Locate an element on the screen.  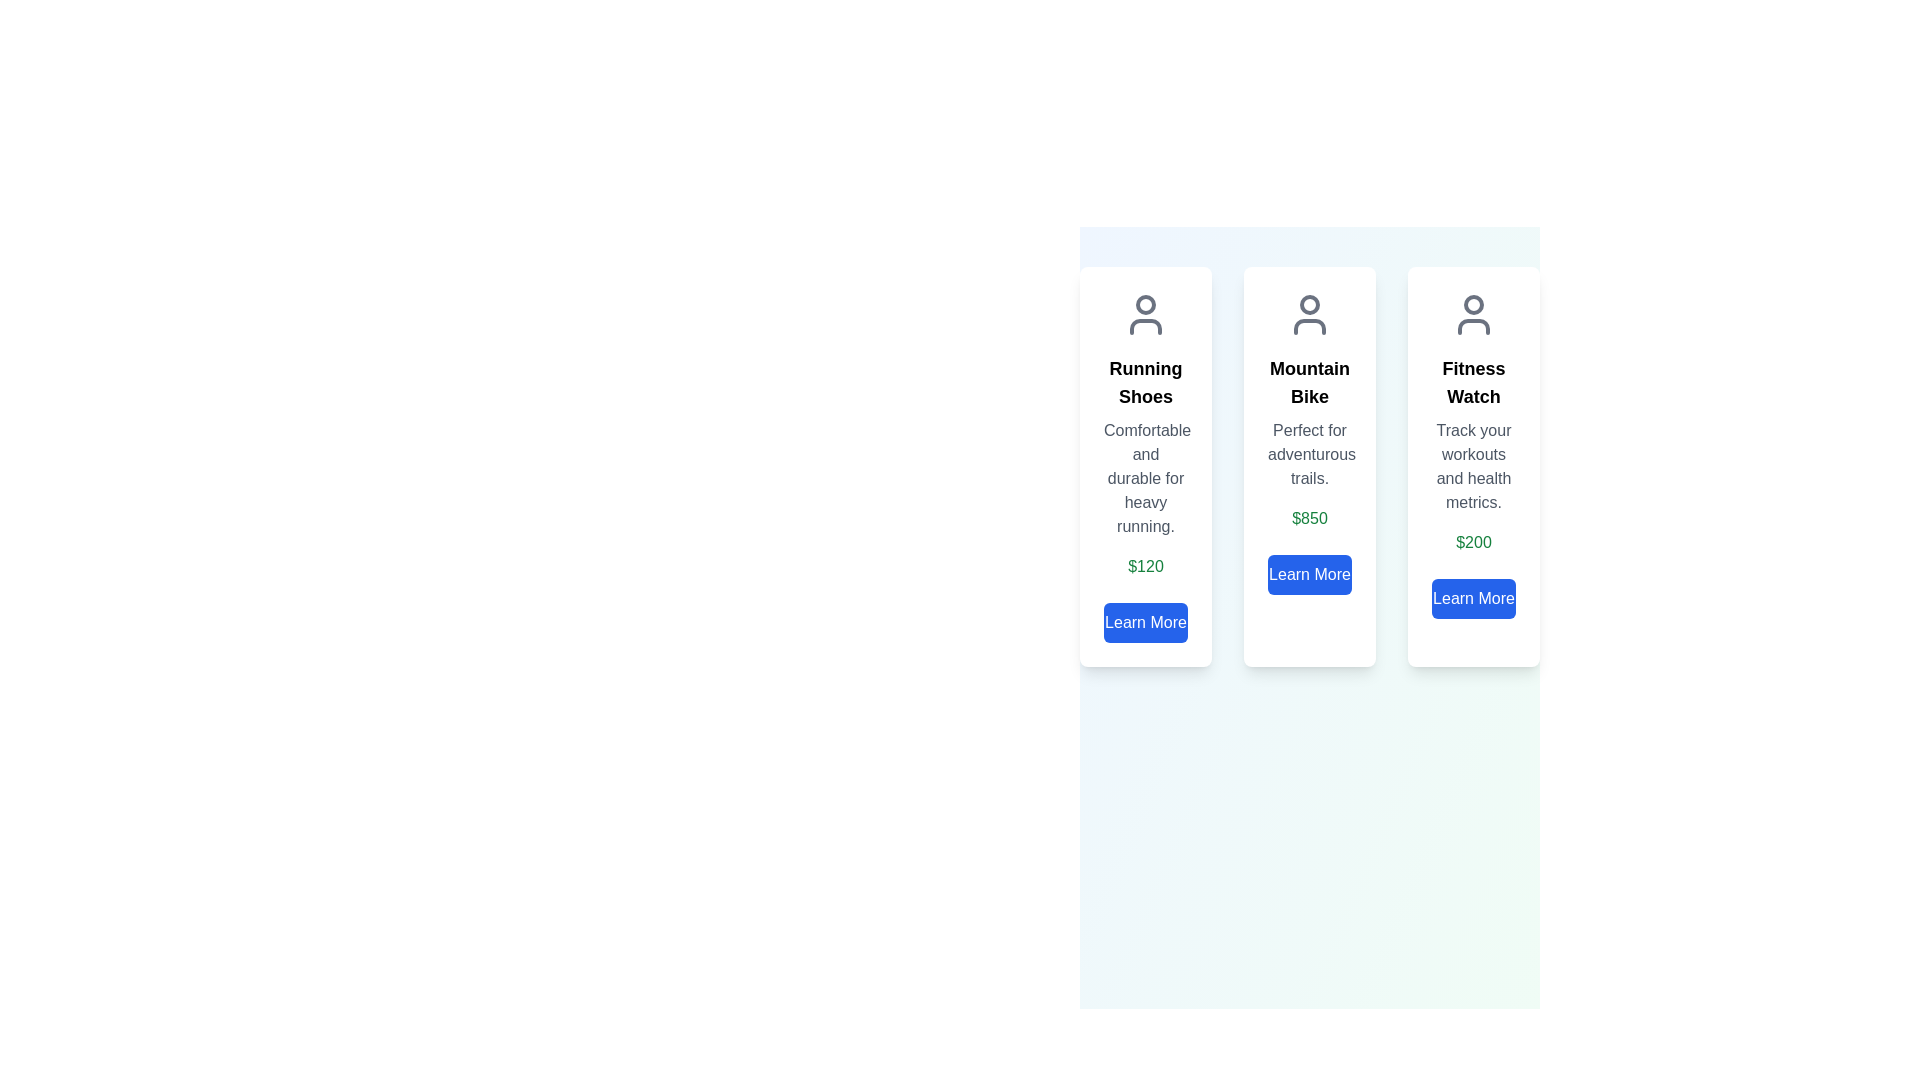
the SVG circle element in the top icon of the 'Fitness Watch' card, which is the third card from the left in the series of product cards is located at coordinates (1473, 304).